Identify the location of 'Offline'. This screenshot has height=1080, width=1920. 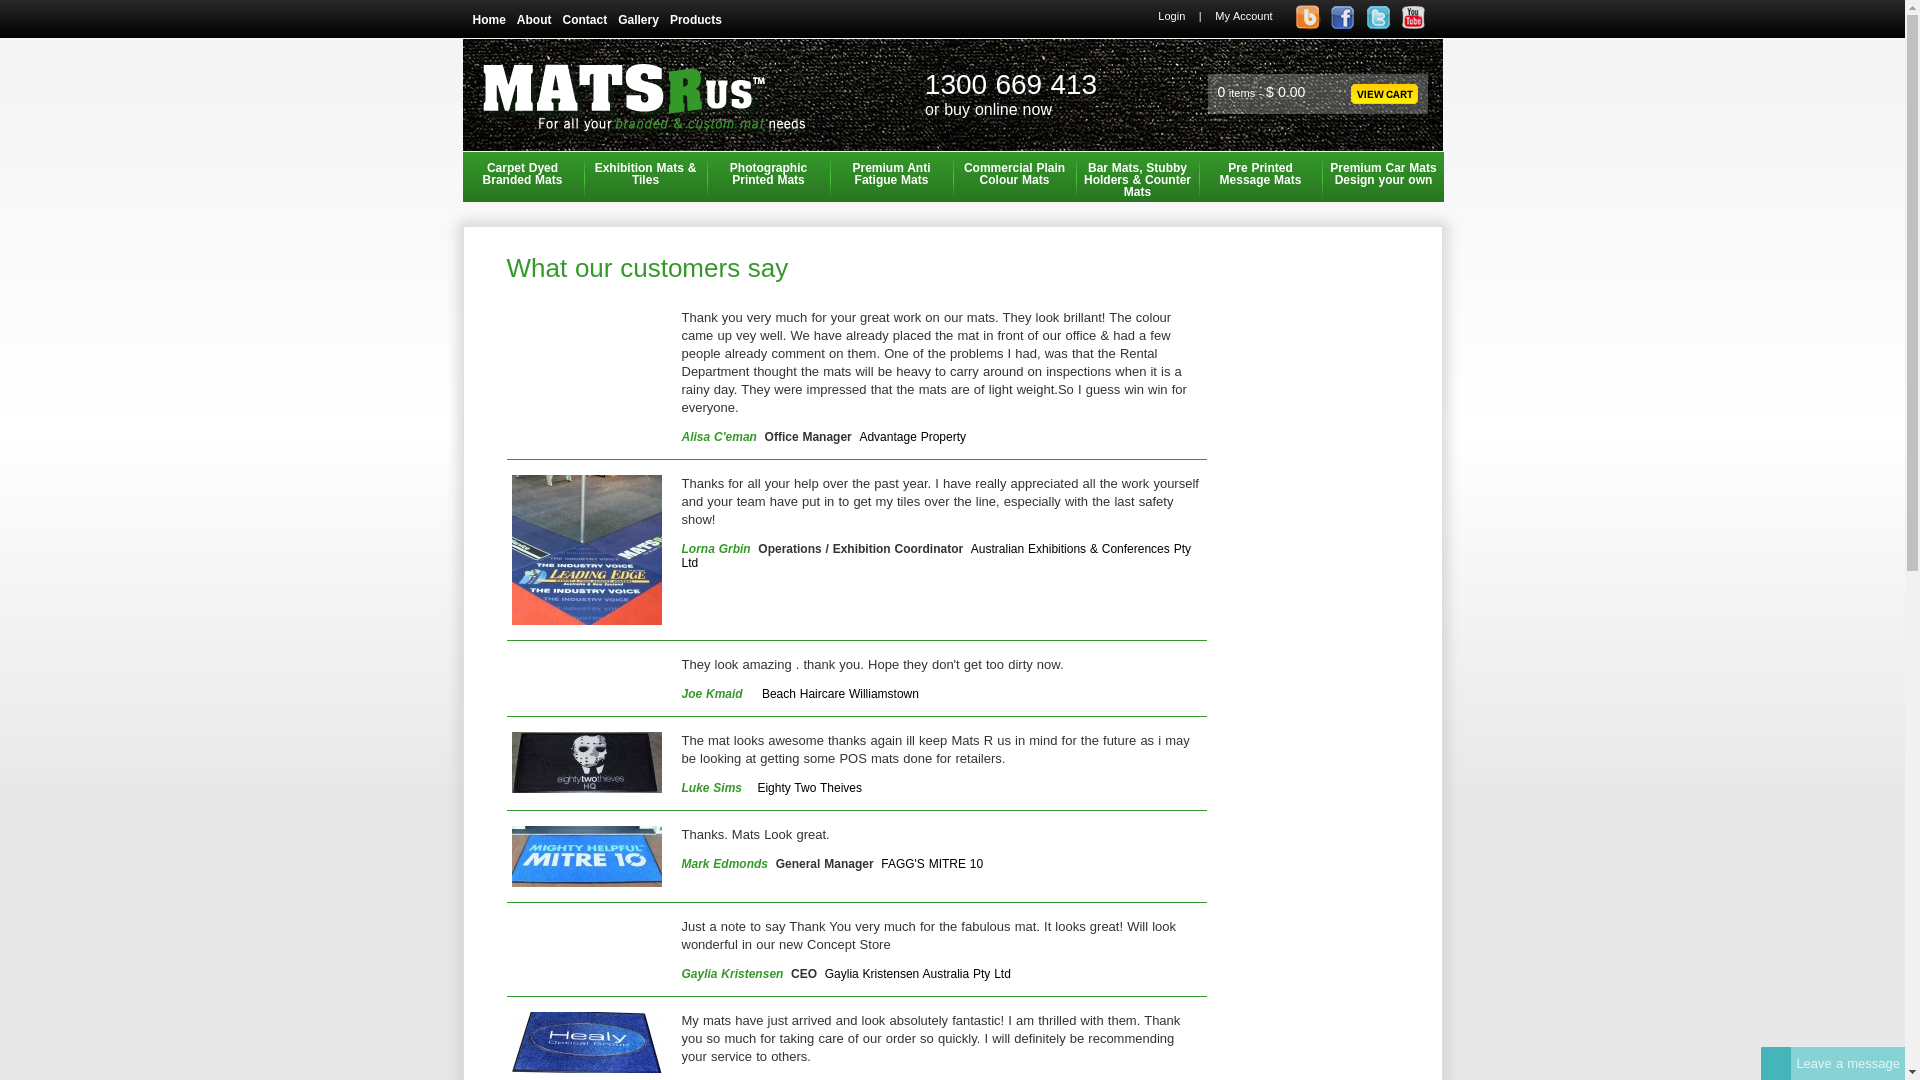
(1776, 1062).